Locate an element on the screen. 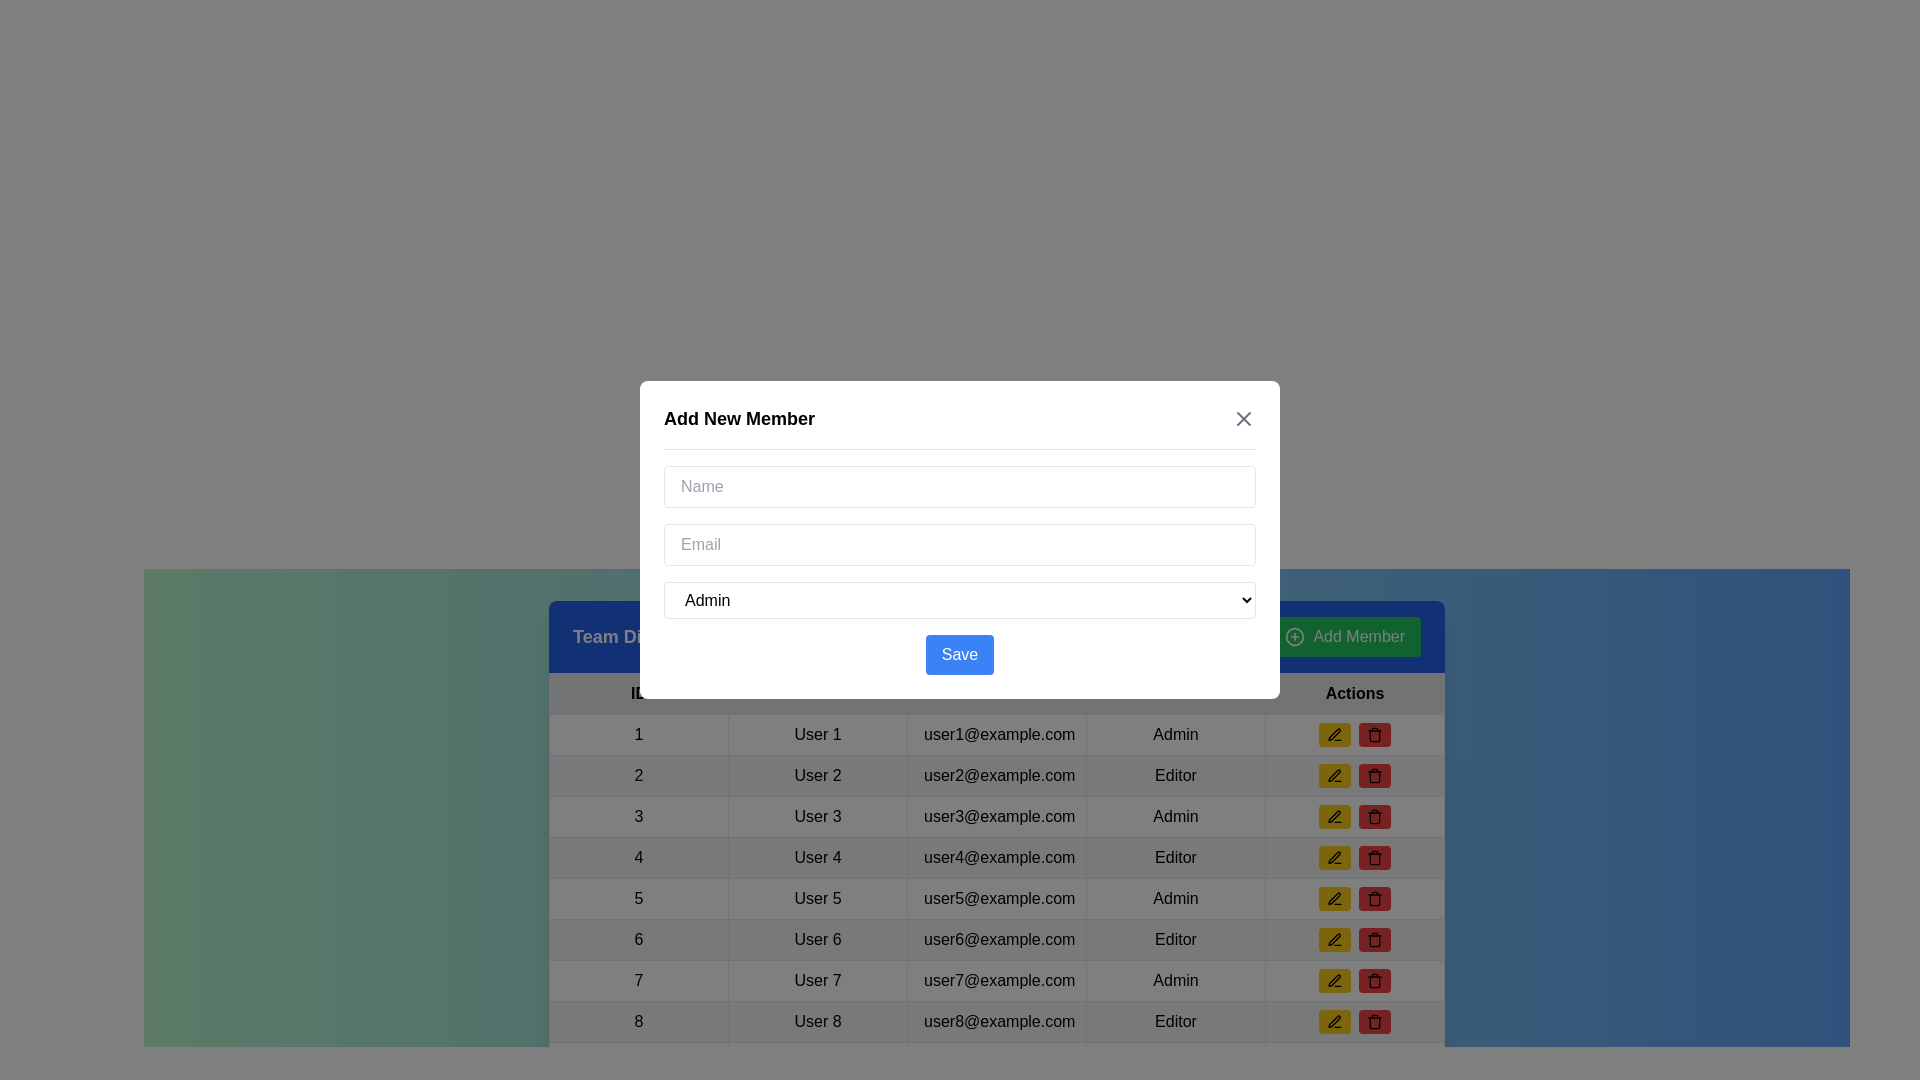 This screenshot has width=1920, height=1080. the 'Edit' icon button located in the 'Actions' column of the first row in the table is located at coordinates (1334, 734).